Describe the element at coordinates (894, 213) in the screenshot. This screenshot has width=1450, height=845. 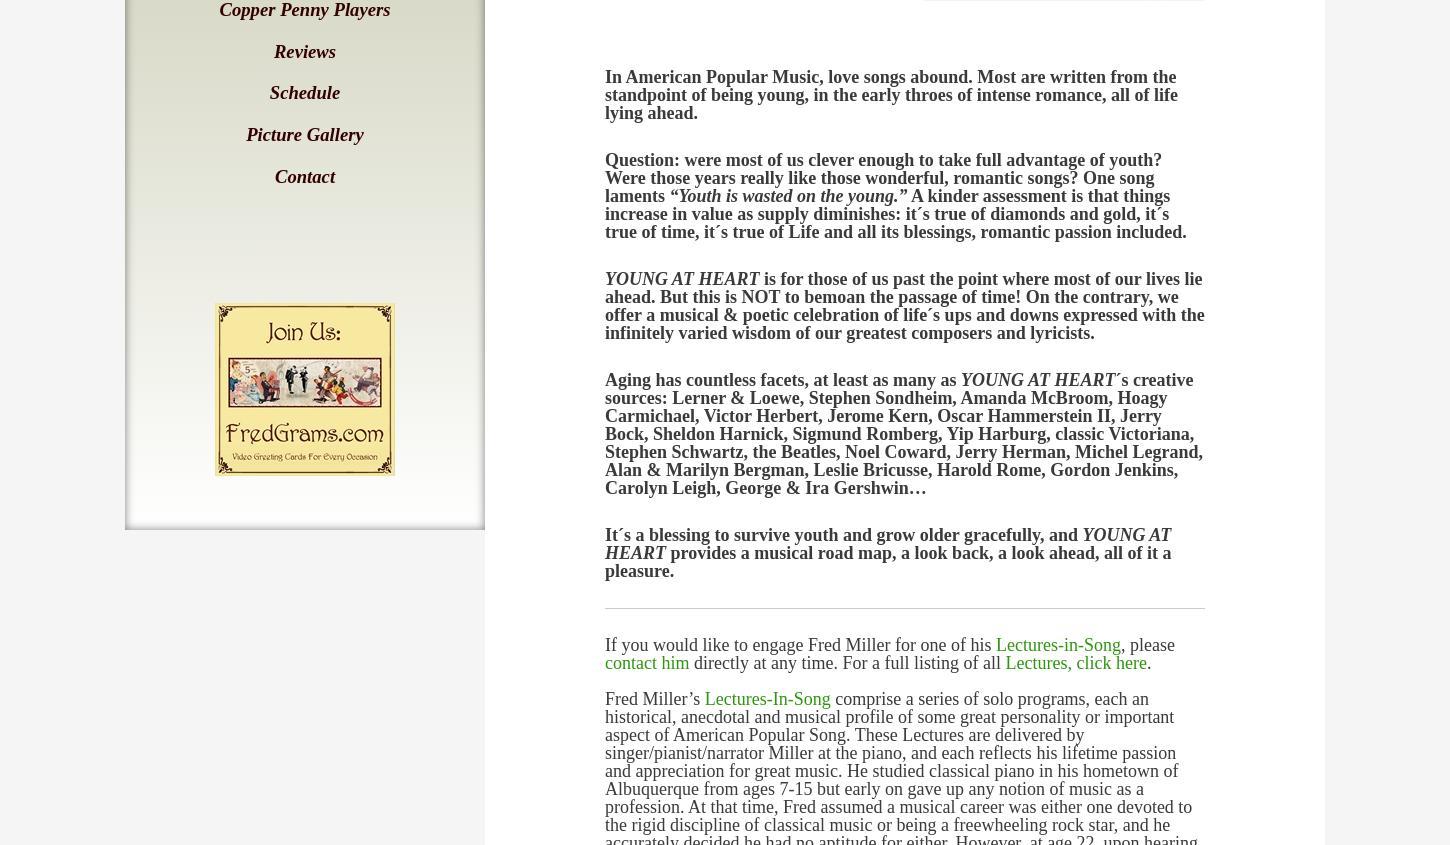
I see `'A kinder assessment is that things increase in value as supply diminishes: it´s true of diamonds and gold, it´s true of time, it´s true of Life and all its blessings, romantic passion included.'` at that location.